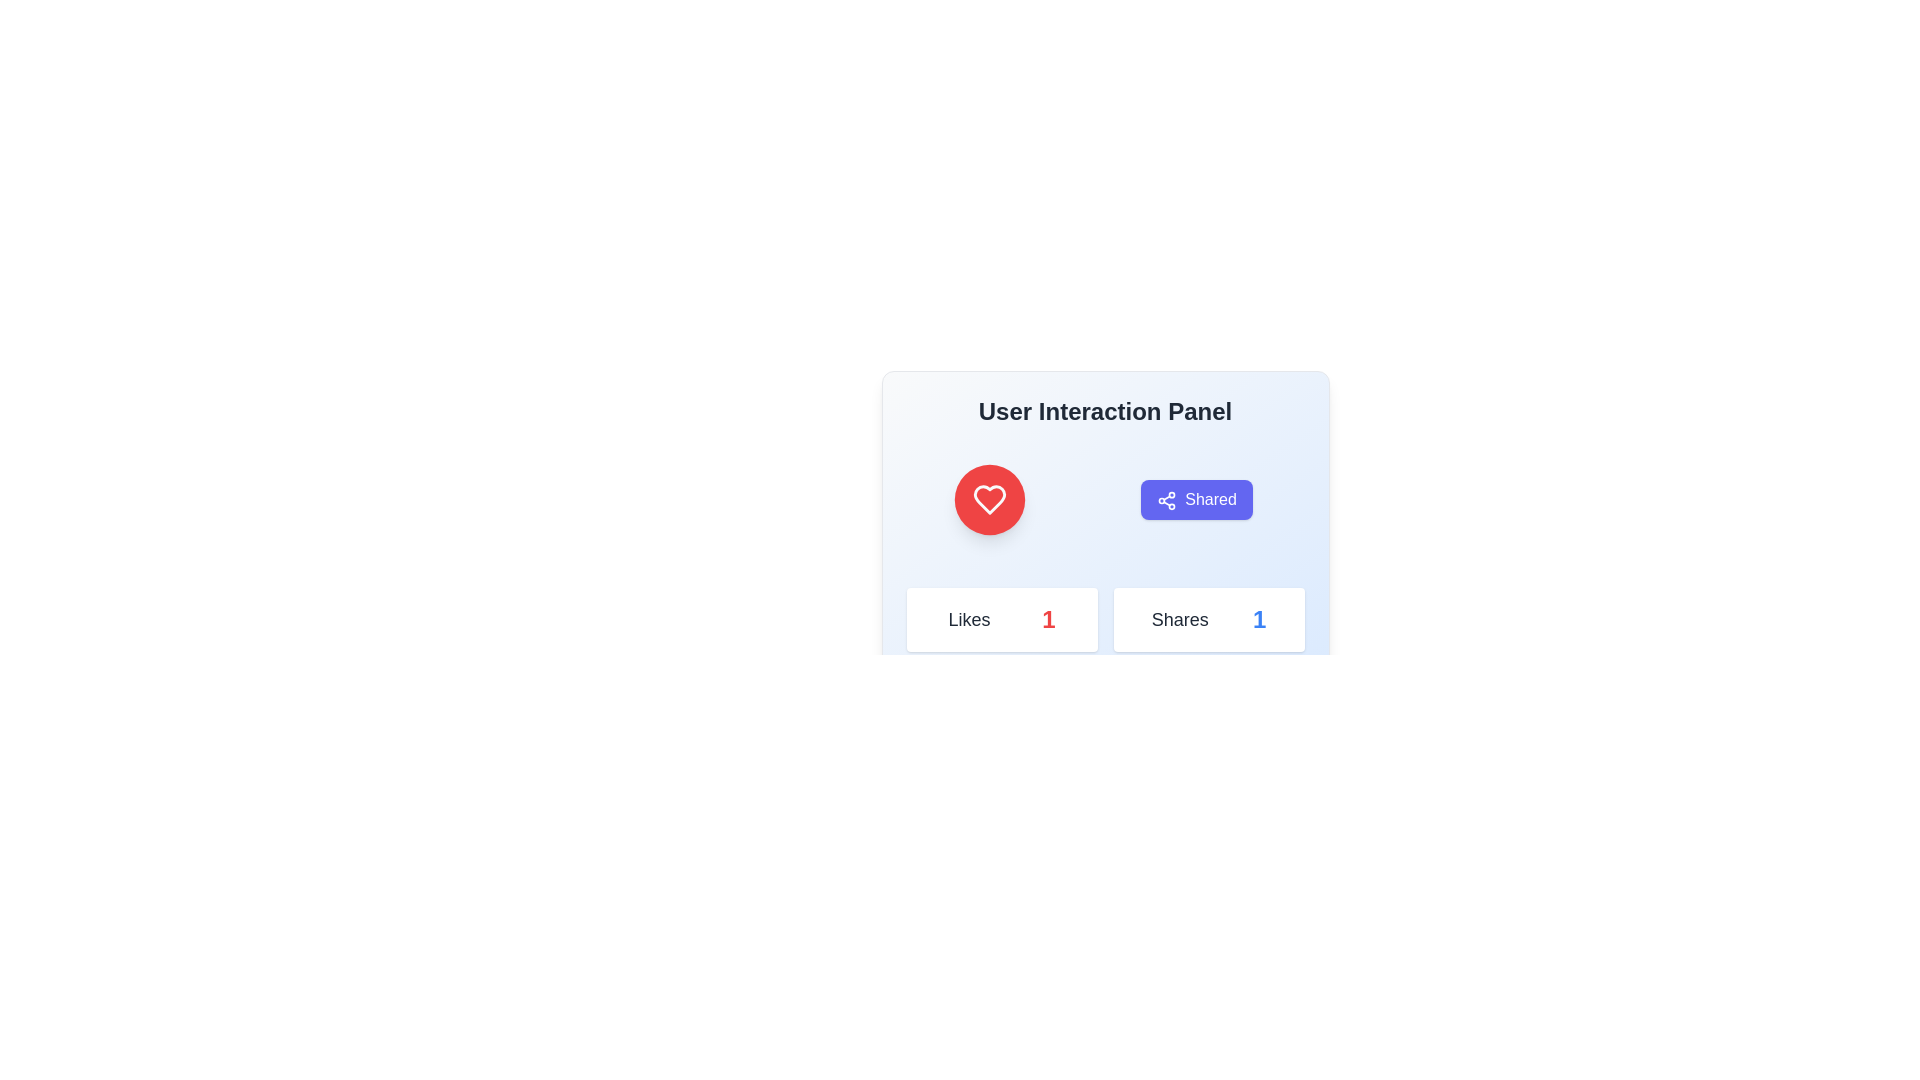  Describe the element at coordinates (969, 619) in the screenshot. I see `label text that indicates the context for the number of 'Likes' received, located on the left side of the panel next to the bold numerical value '1'` at that location.